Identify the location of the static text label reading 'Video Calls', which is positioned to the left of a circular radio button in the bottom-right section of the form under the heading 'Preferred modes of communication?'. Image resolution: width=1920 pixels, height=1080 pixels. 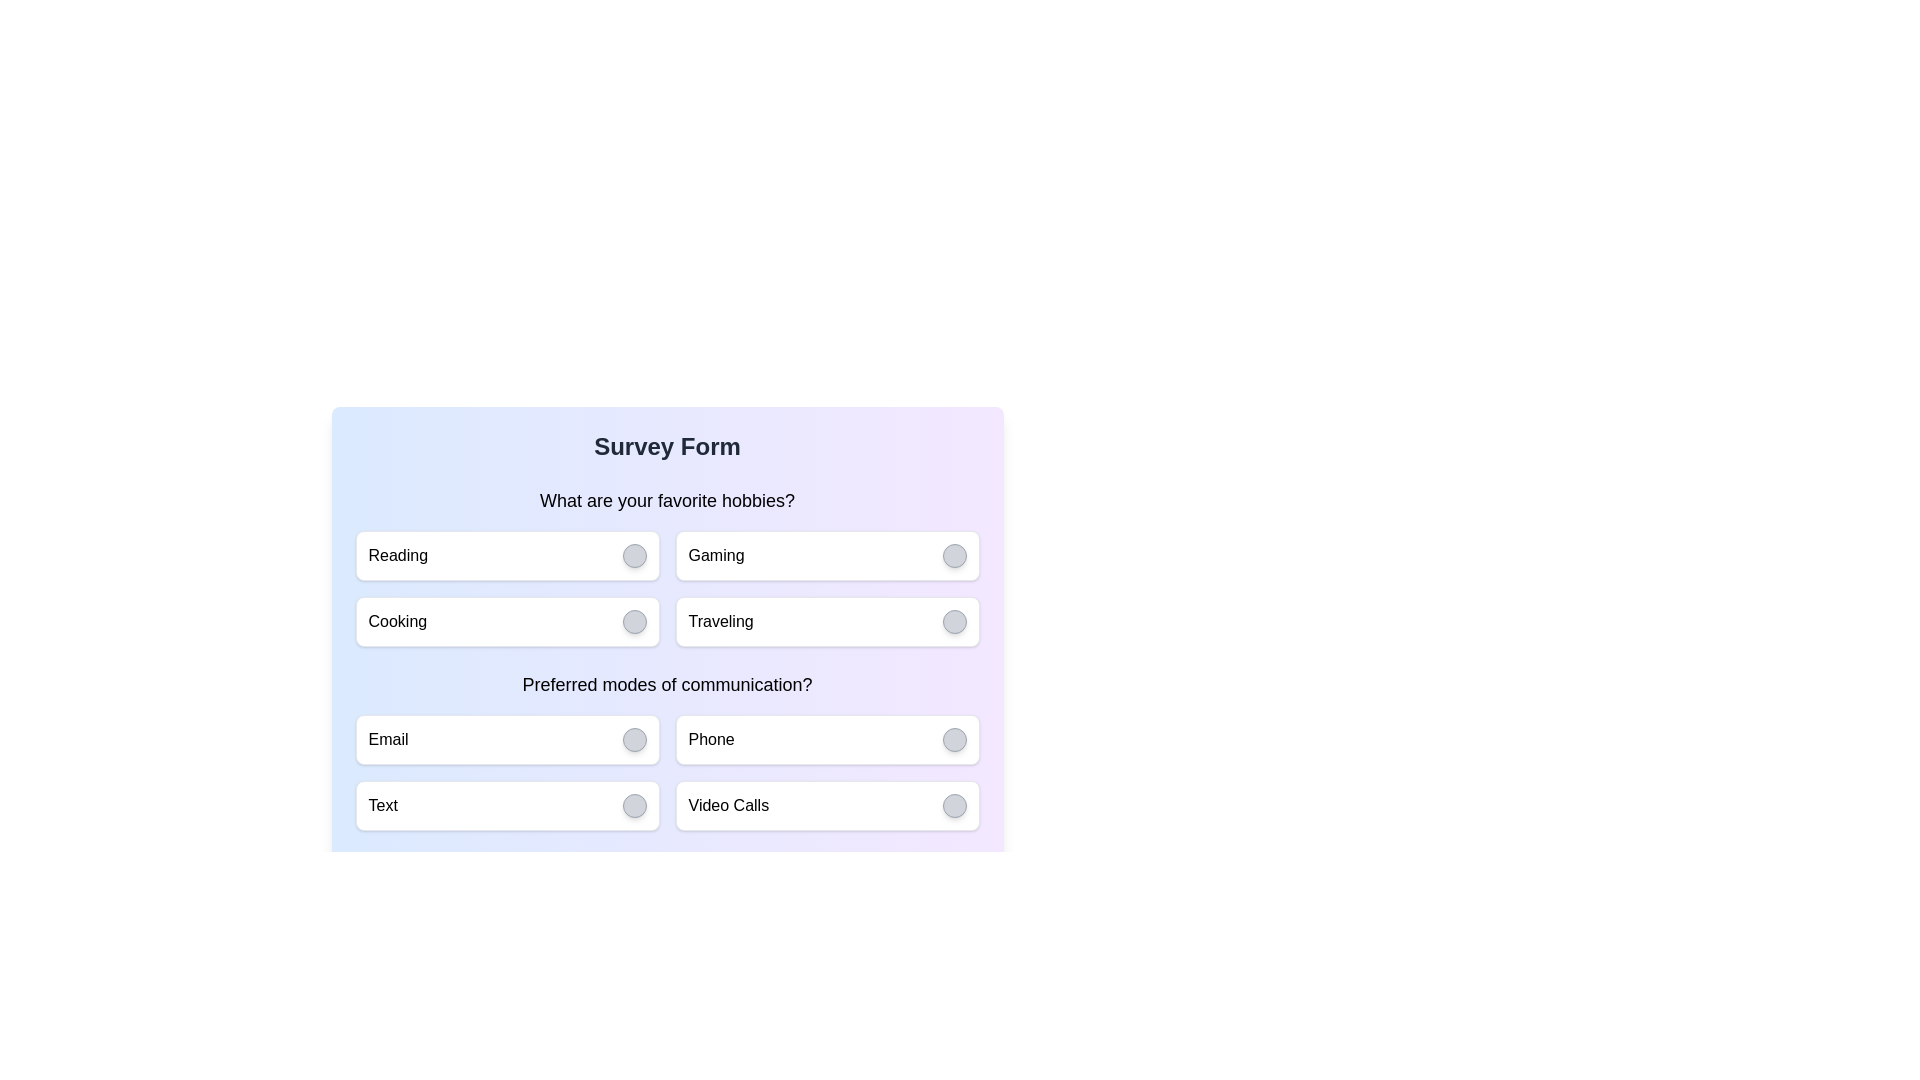
(727, 805).